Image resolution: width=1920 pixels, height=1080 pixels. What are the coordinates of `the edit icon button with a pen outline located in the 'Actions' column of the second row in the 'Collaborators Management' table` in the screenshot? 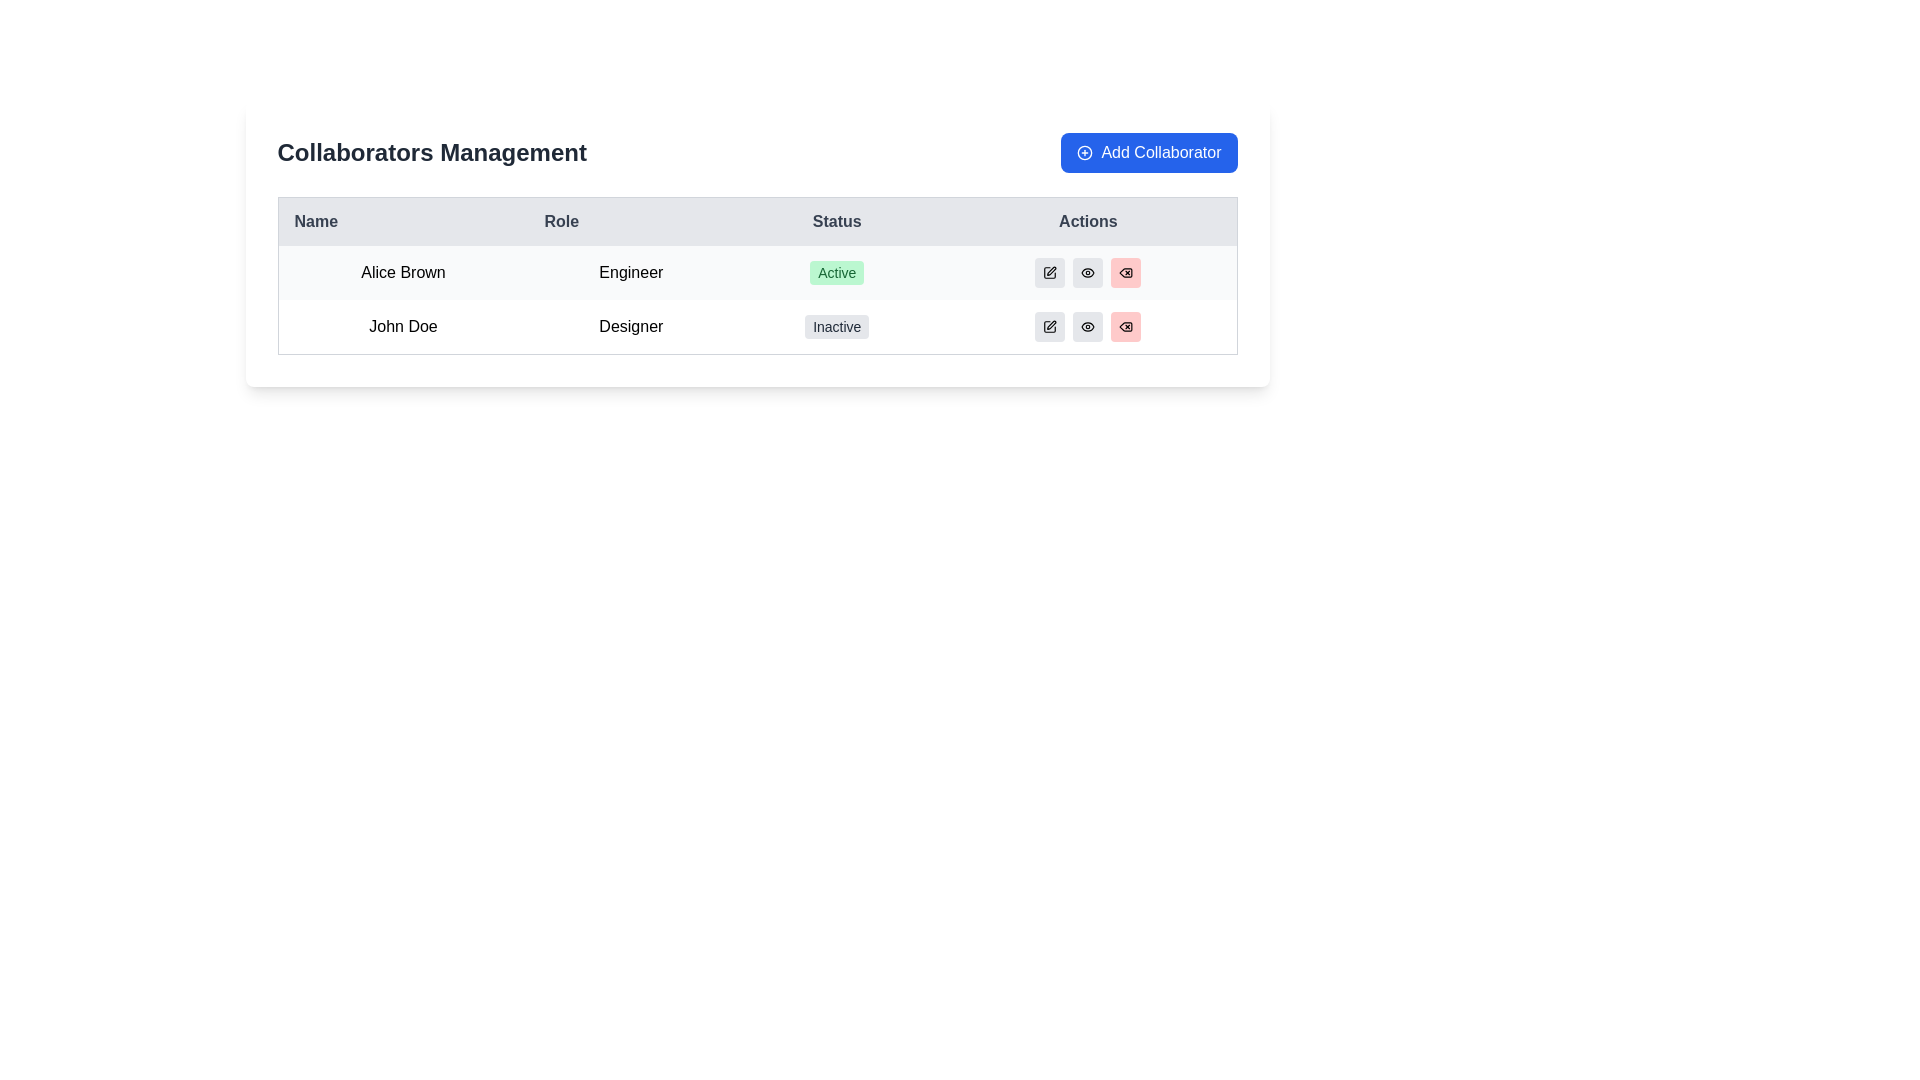 It's located at (1049, 326).